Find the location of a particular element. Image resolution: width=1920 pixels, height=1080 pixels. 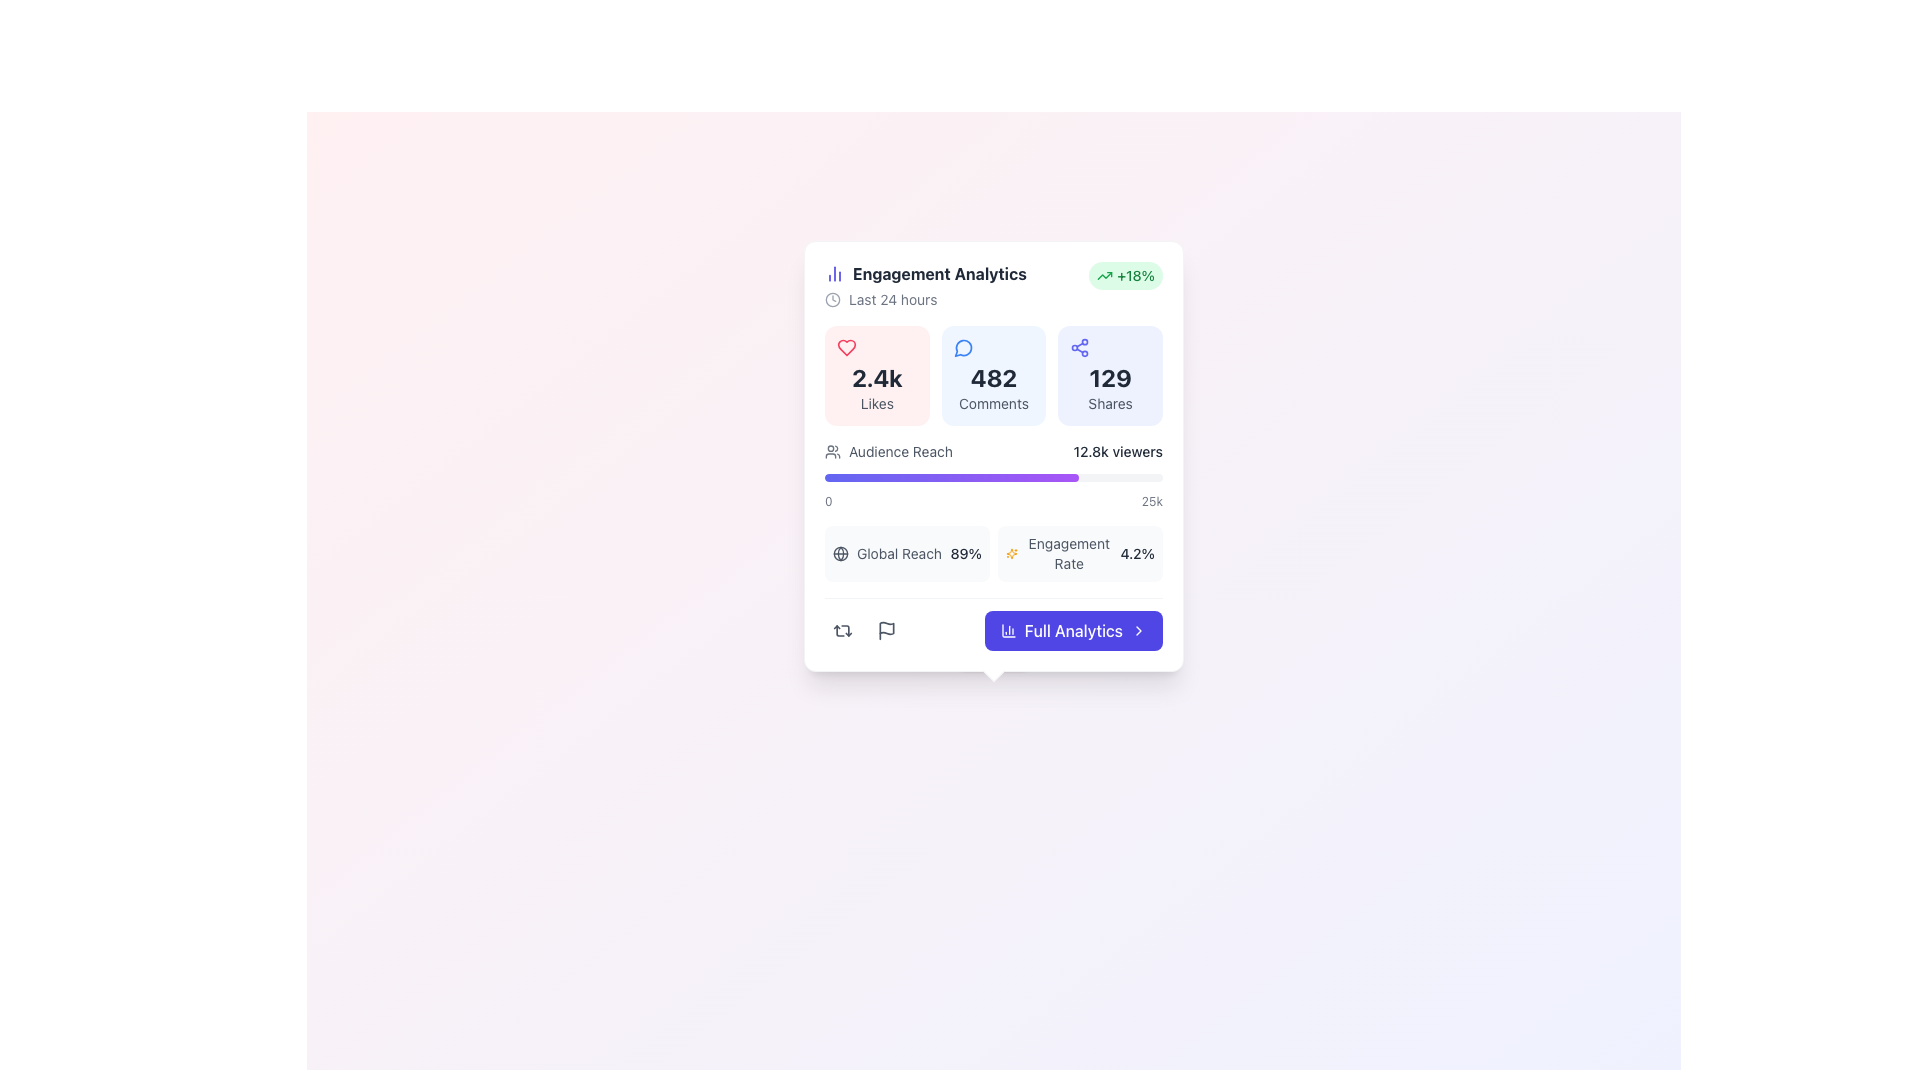

the circular refresh button located in the lower-left corner of the card, featuring two arrows in a circular motion is located at coordinates (843, 631).